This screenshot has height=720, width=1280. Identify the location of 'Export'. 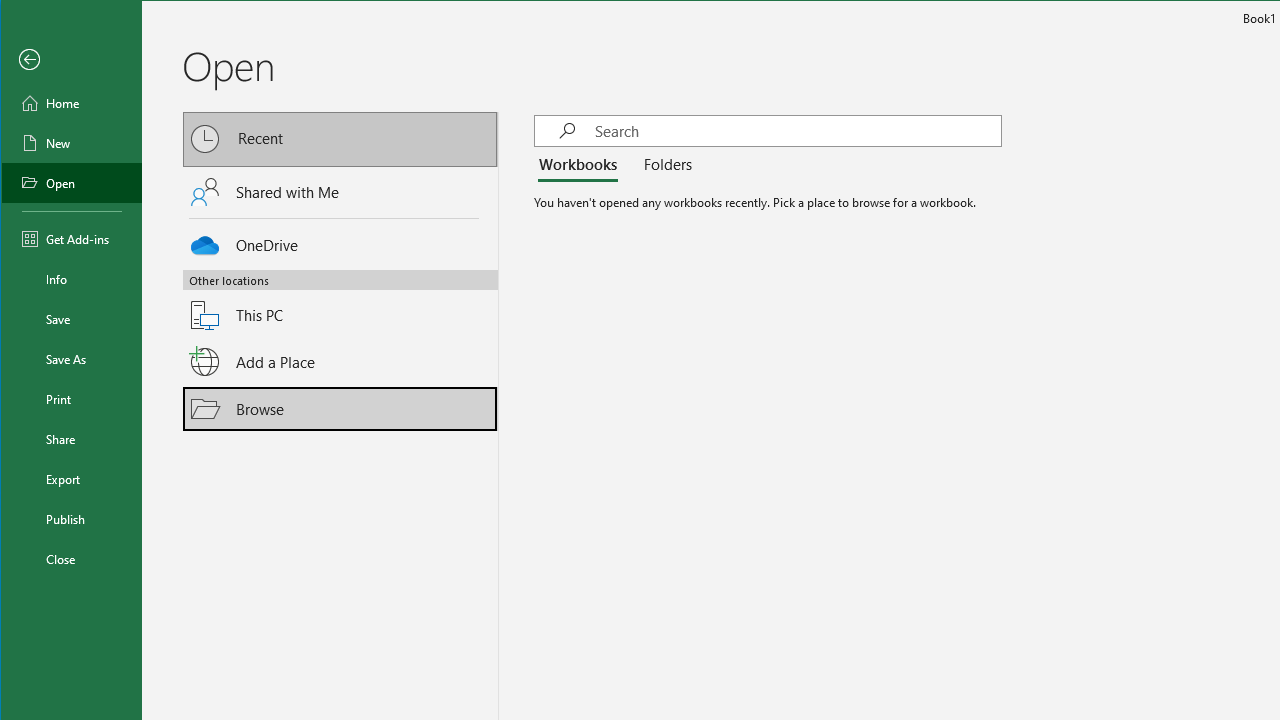
(72, 479).